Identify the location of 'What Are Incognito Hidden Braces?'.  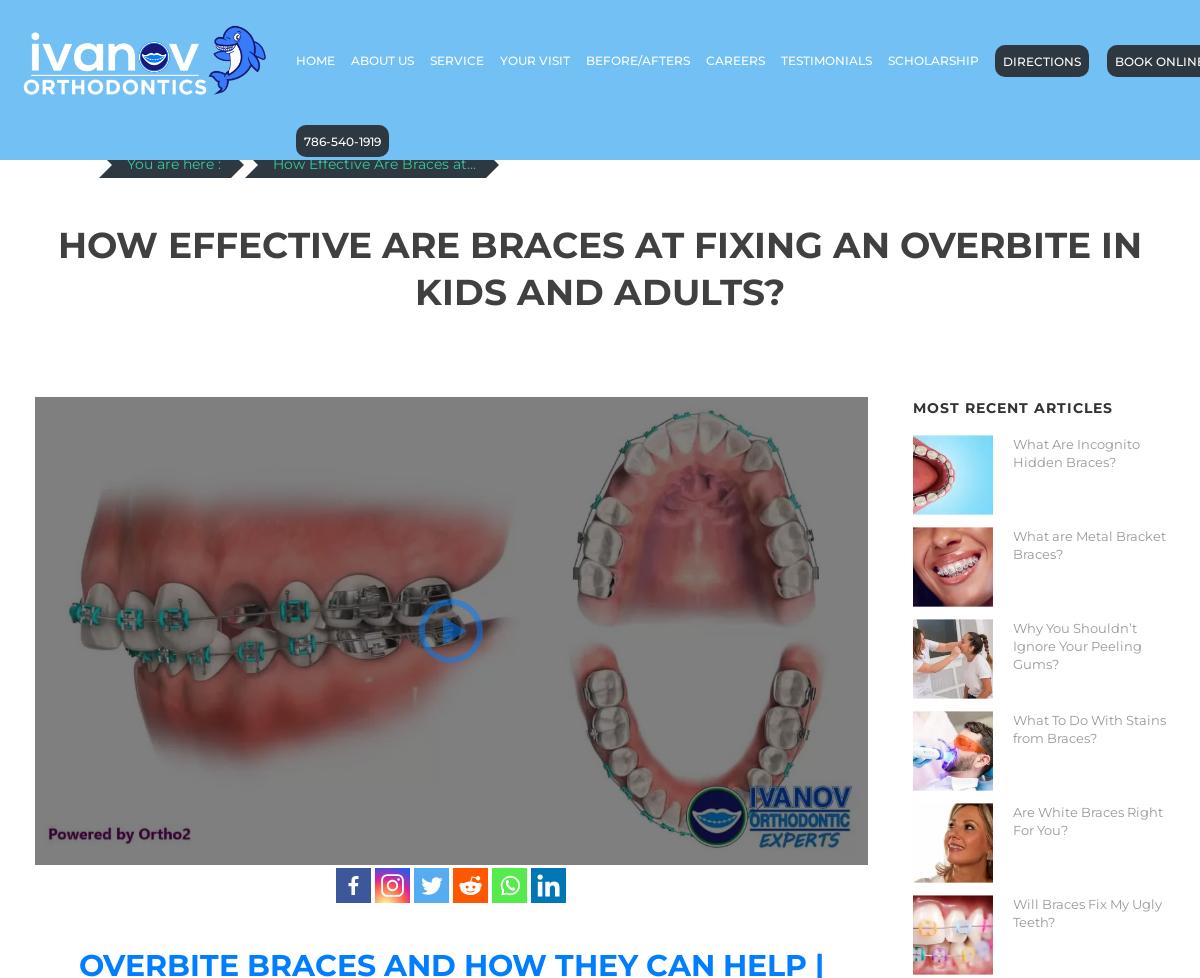
(1074, 451).